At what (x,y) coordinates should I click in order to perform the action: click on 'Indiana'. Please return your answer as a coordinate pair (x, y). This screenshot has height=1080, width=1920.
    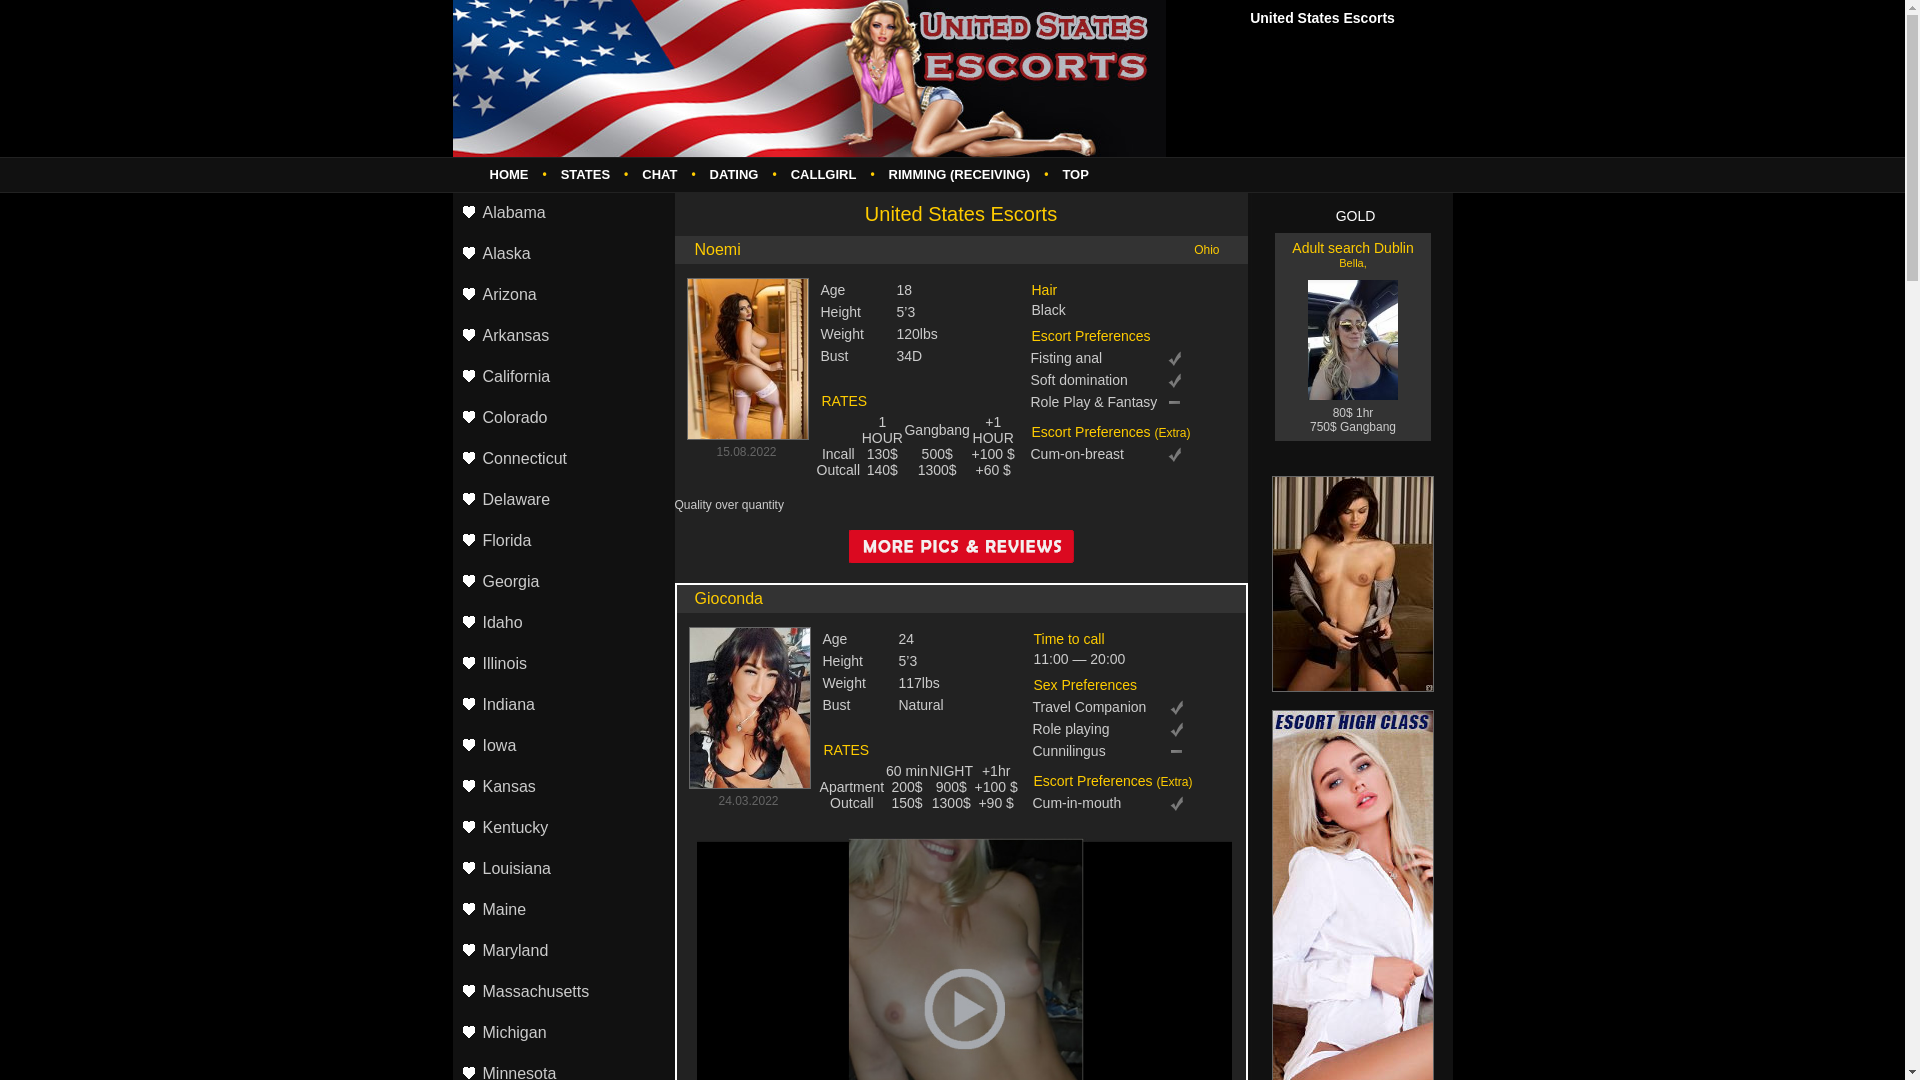
    Looking at the image, I should click on (560, 704).